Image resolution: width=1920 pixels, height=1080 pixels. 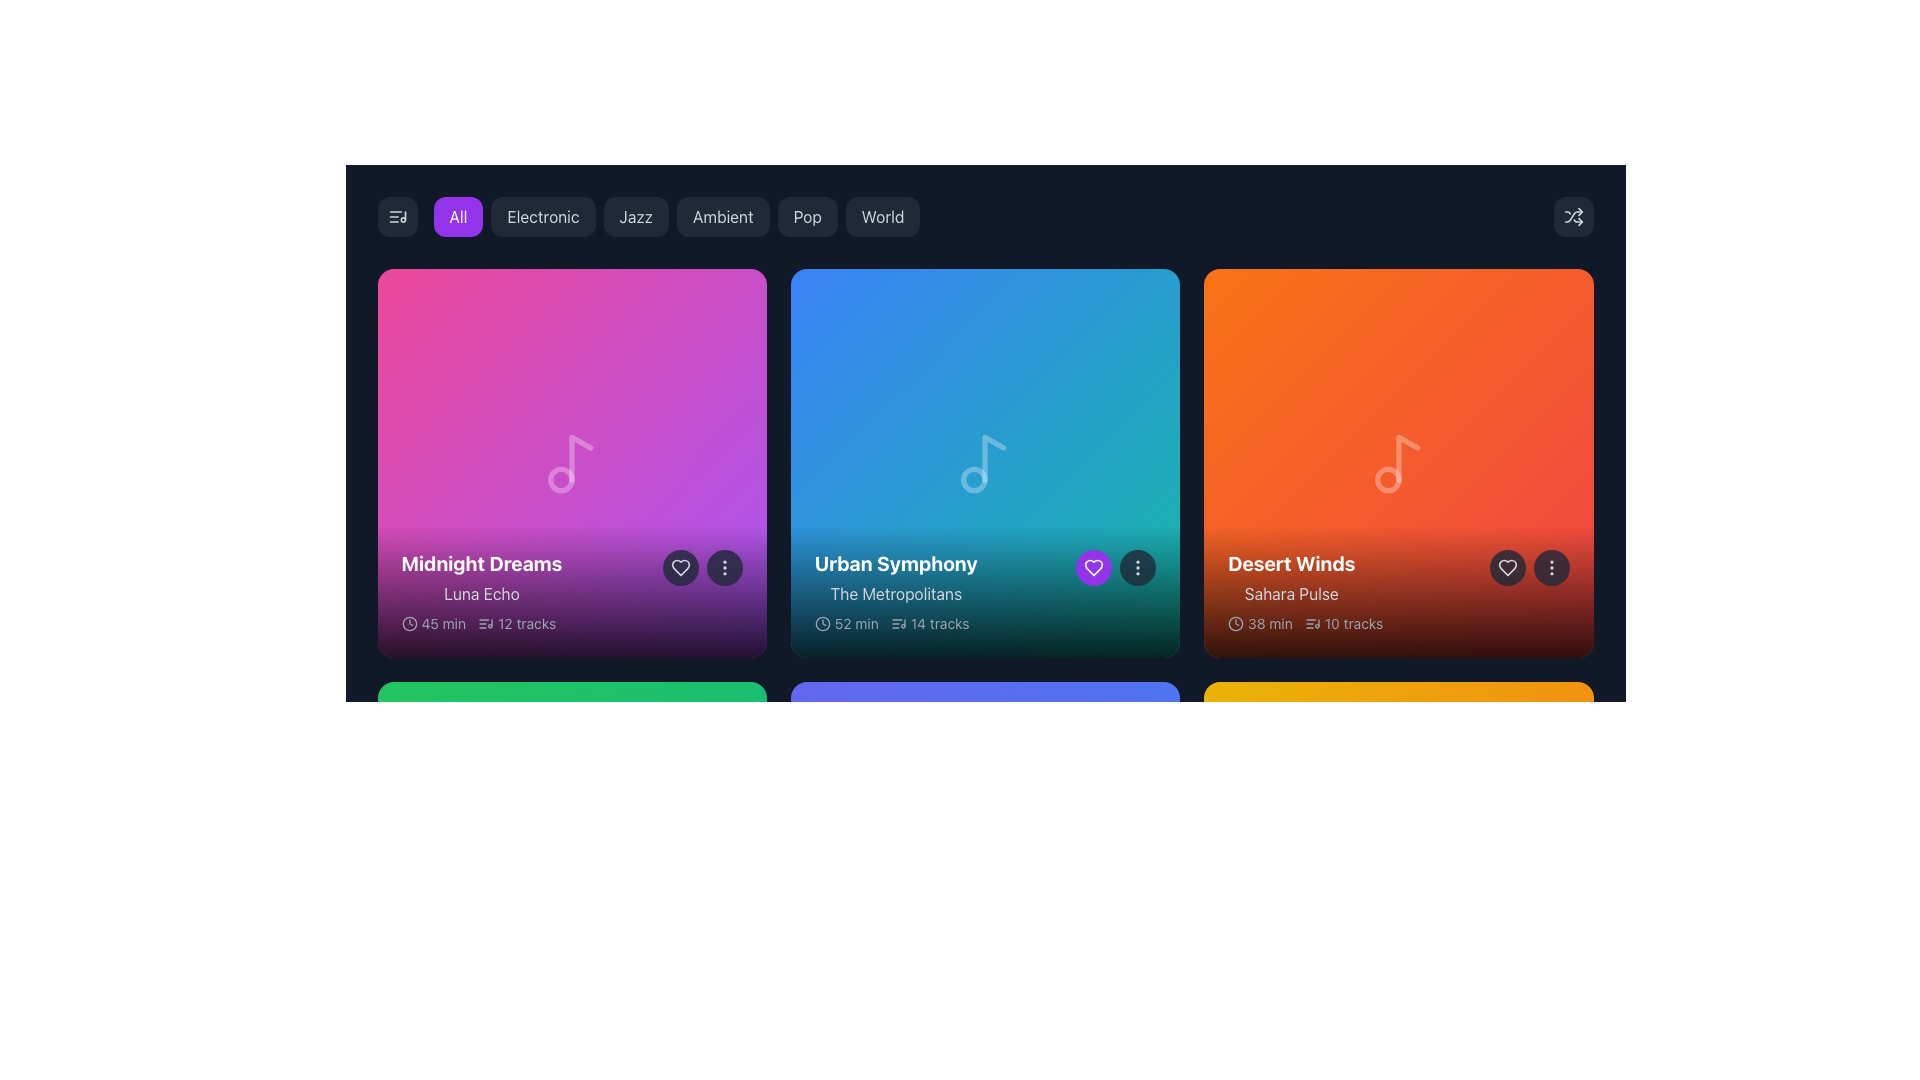 I want to click on the static text element displaying 'The Metropolitans', which is located in the middle of the second card from the left, positioned below 'Urban Symphony' and above the time and track count information, so click(x=895, y=593).